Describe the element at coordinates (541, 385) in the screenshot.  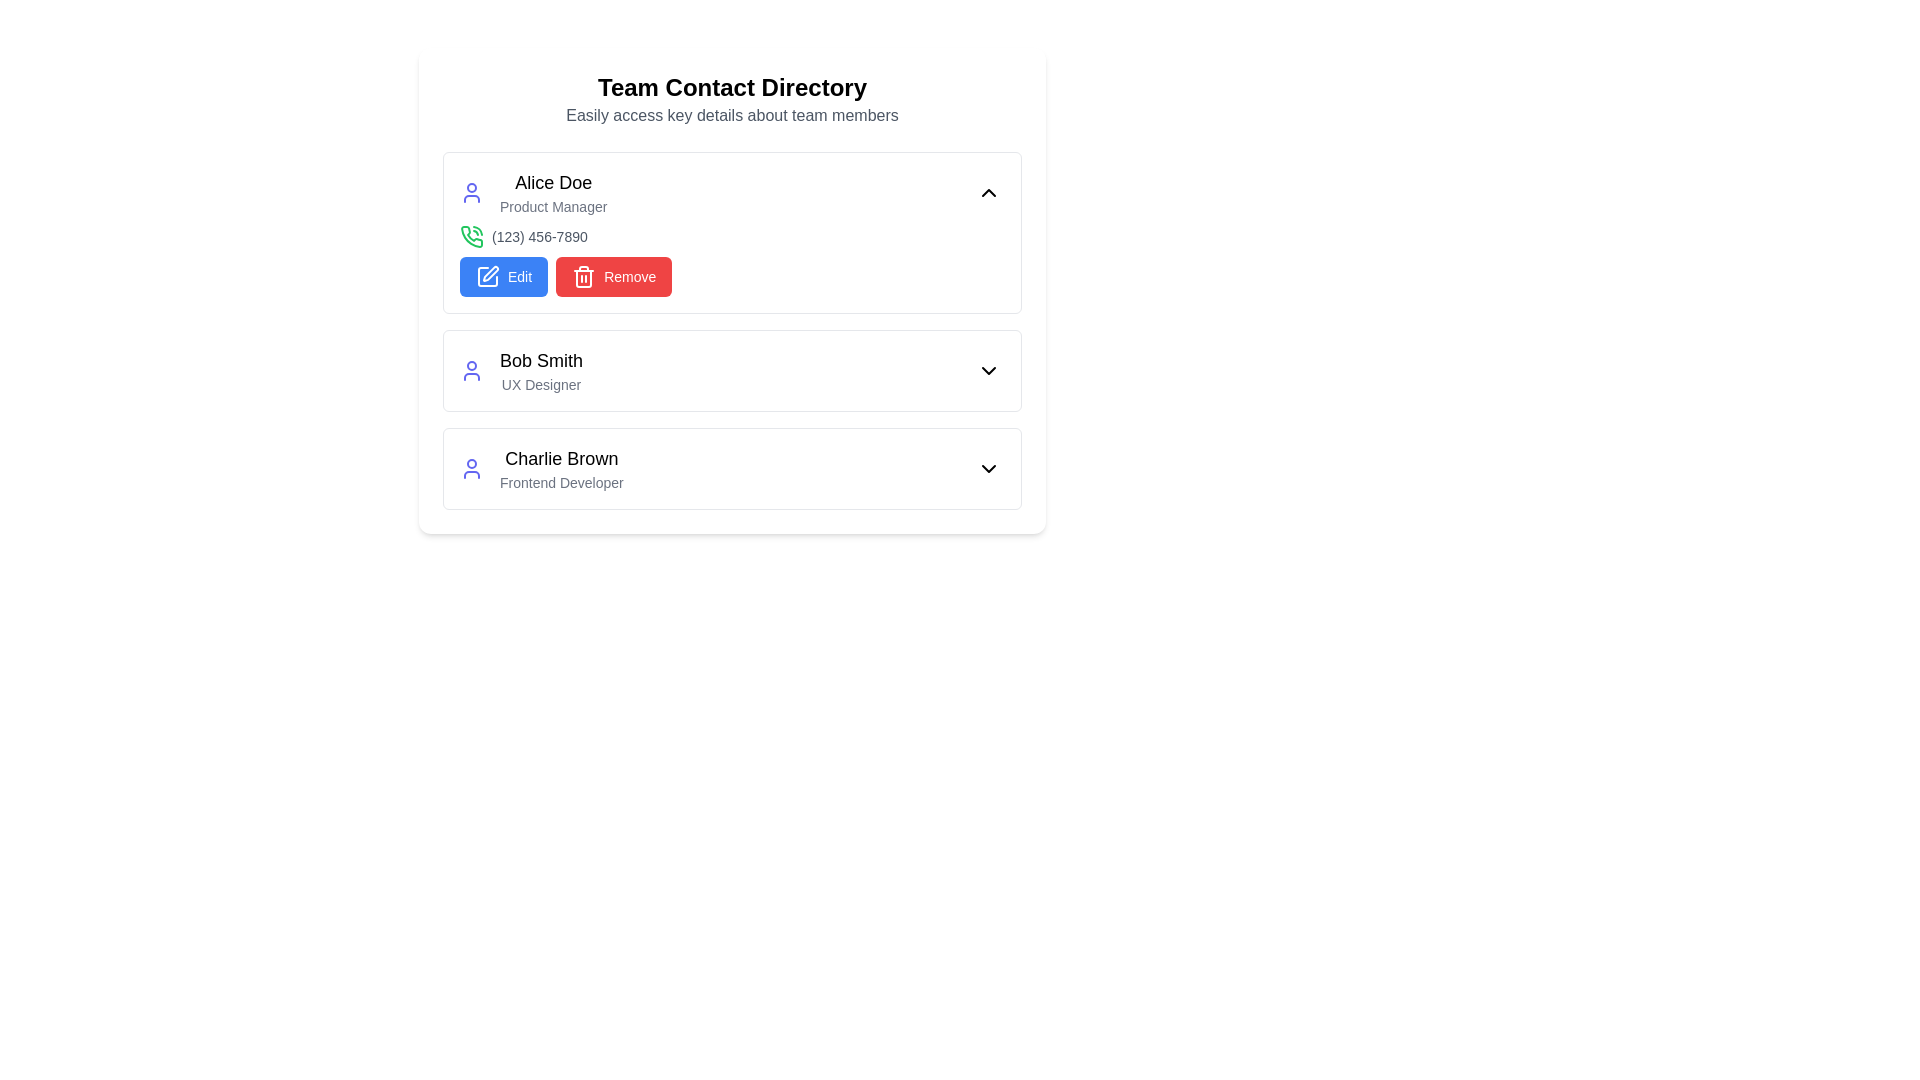
I see `the text label indicating the professional role of the contact 'Bob Smith', which is located beneath the name 'Bob Smith' in the center region of the contact card` at that location.